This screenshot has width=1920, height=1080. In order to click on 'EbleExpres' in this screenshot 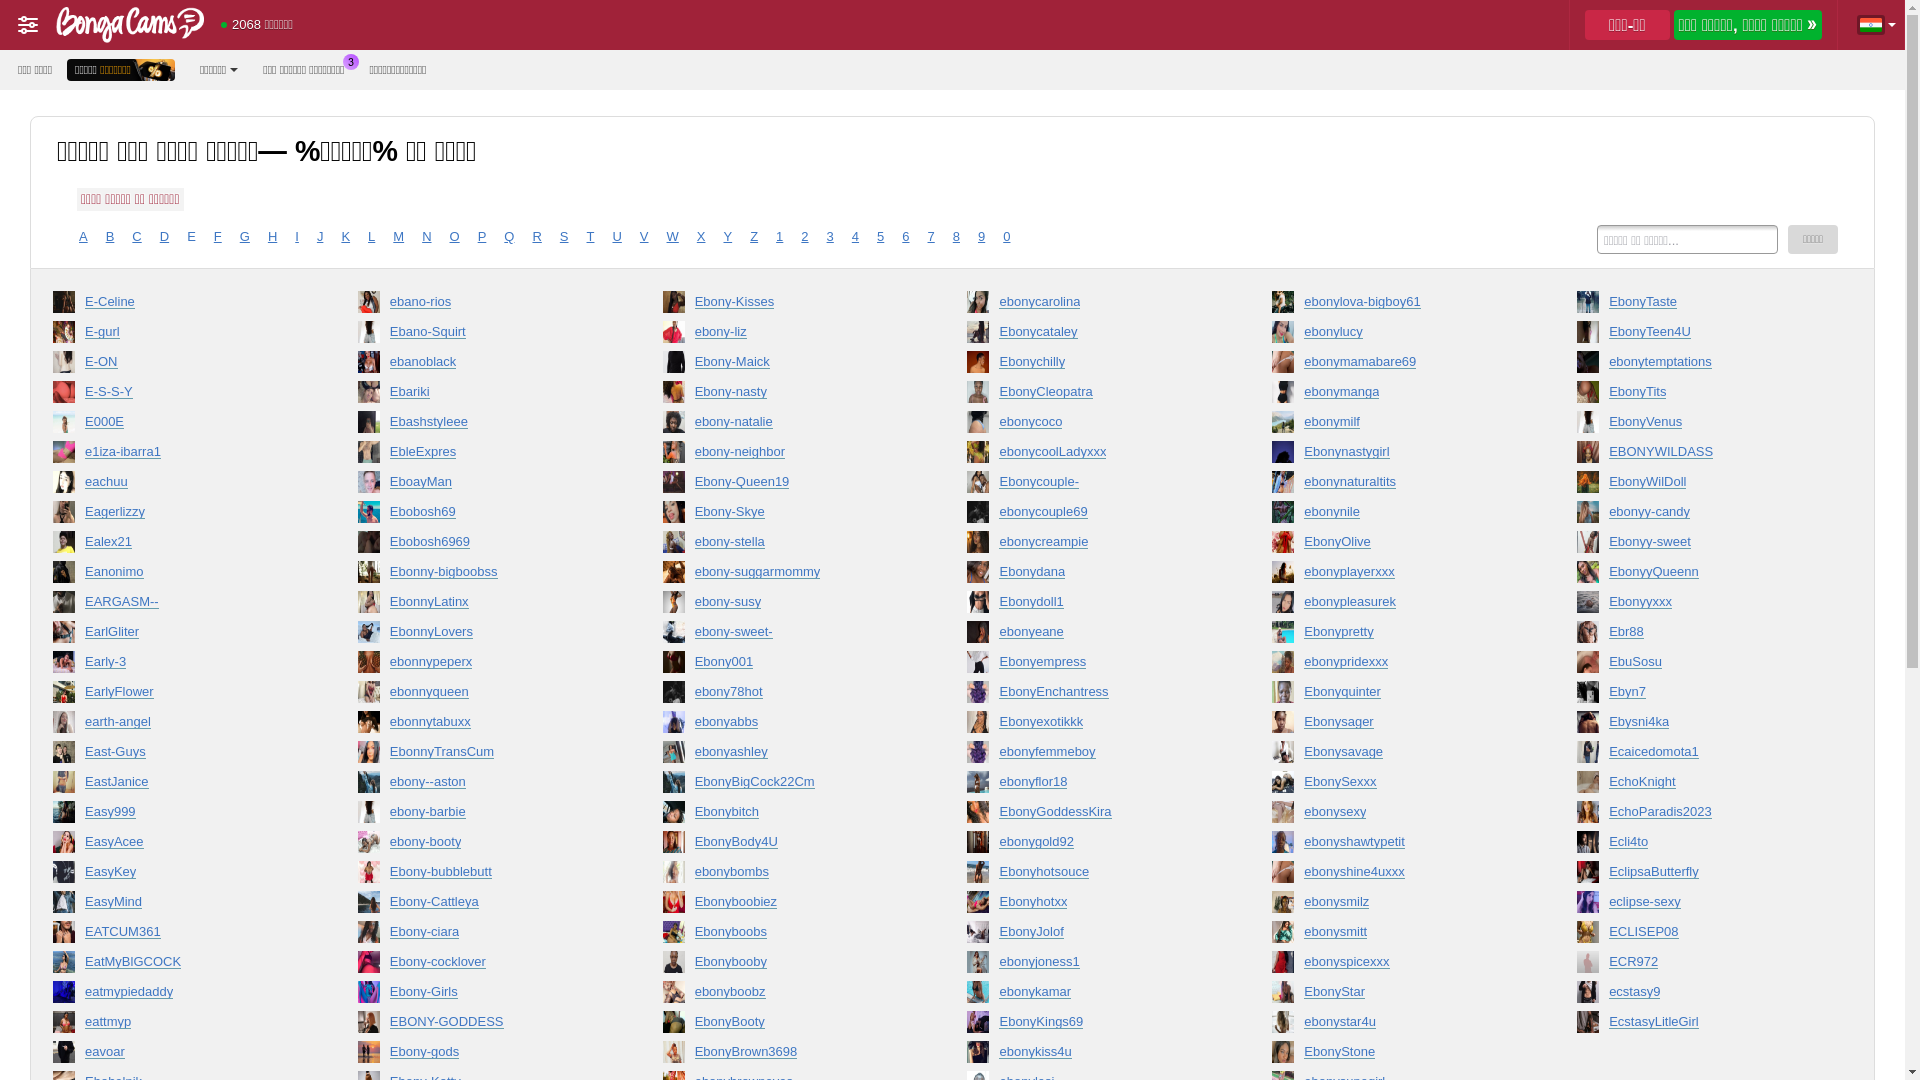, I will do `click(481, 455)`.